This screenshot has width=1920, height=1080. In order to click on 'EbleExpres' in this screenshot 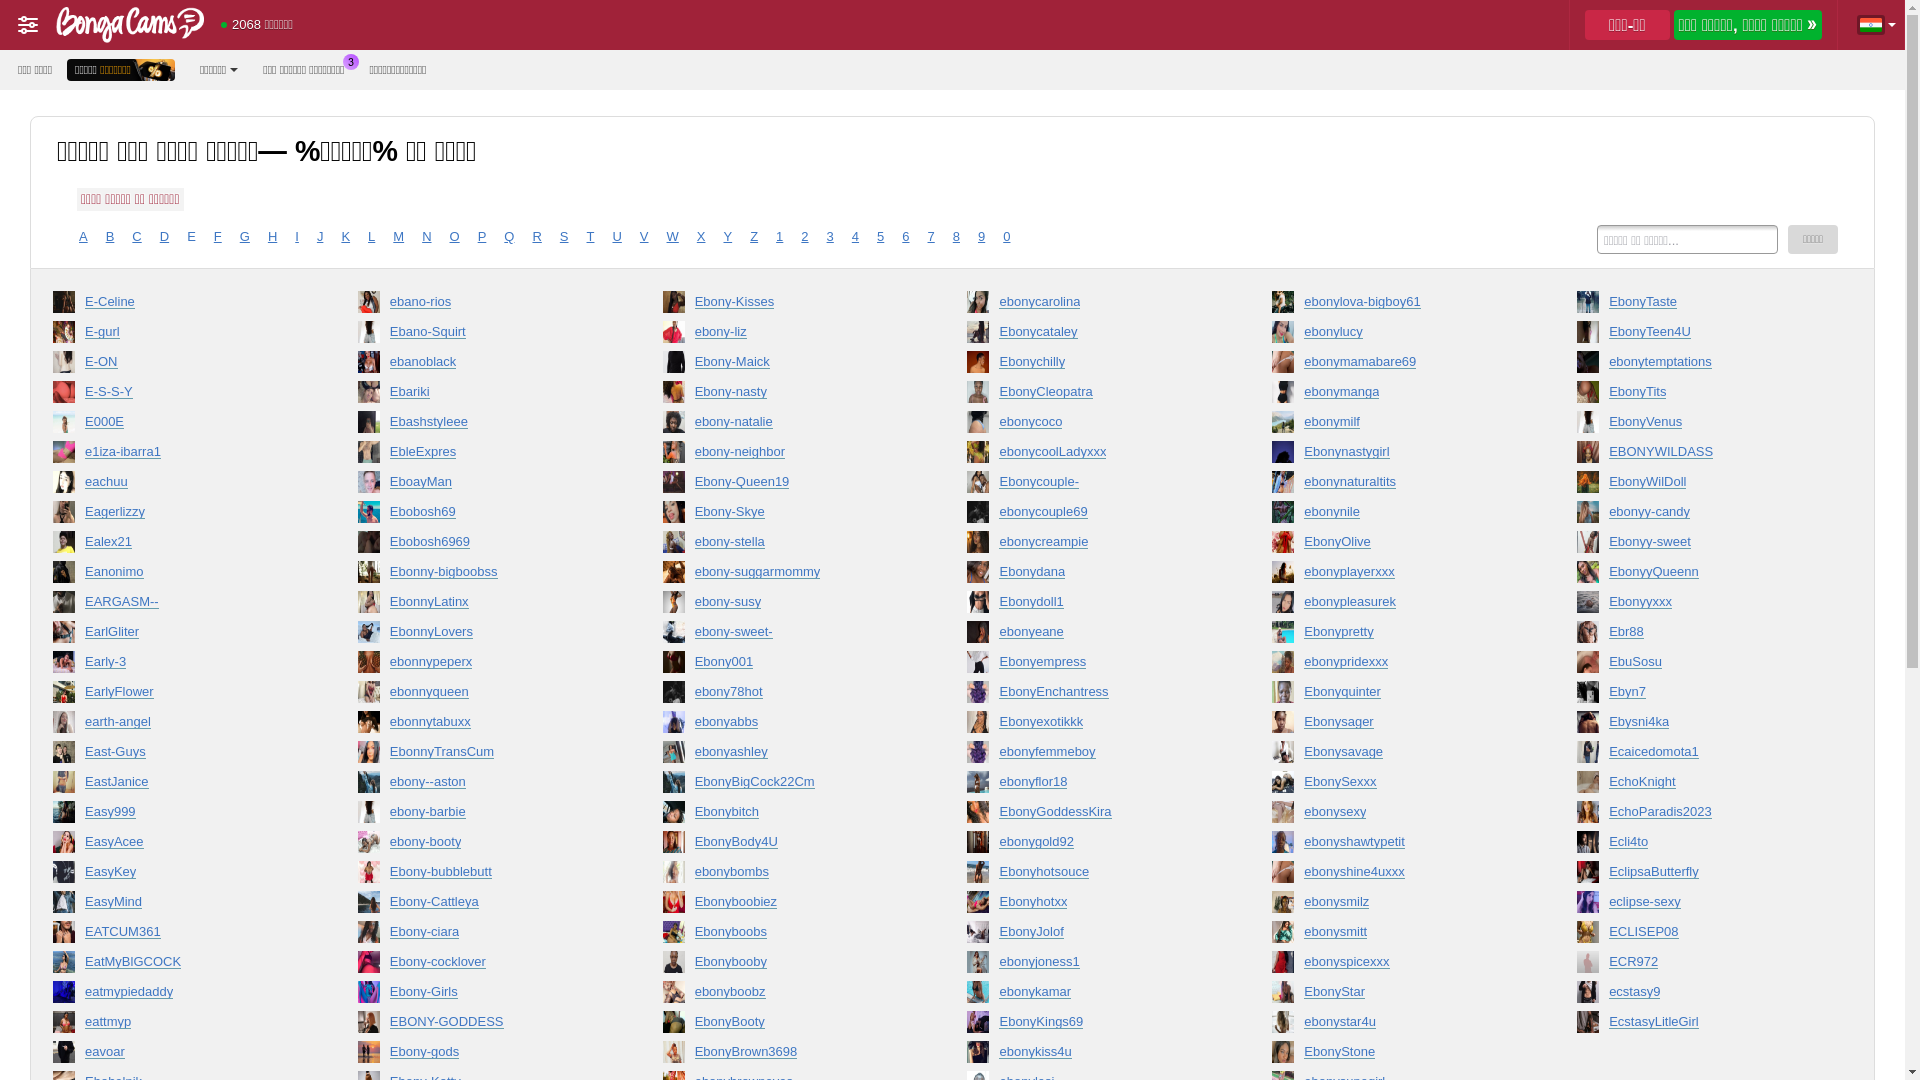, I will do `click(481, 455)`.